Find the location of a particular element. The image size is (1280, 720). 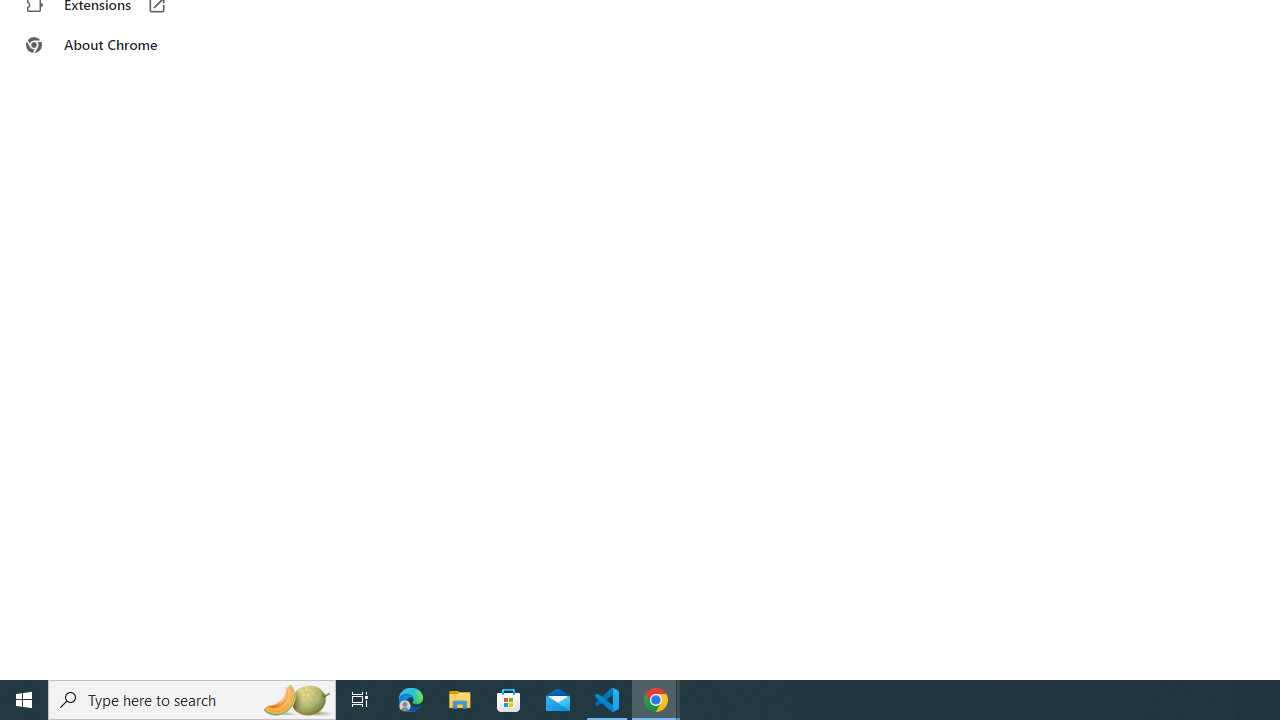

'About Chrome' is located at coordinates (123, 45).